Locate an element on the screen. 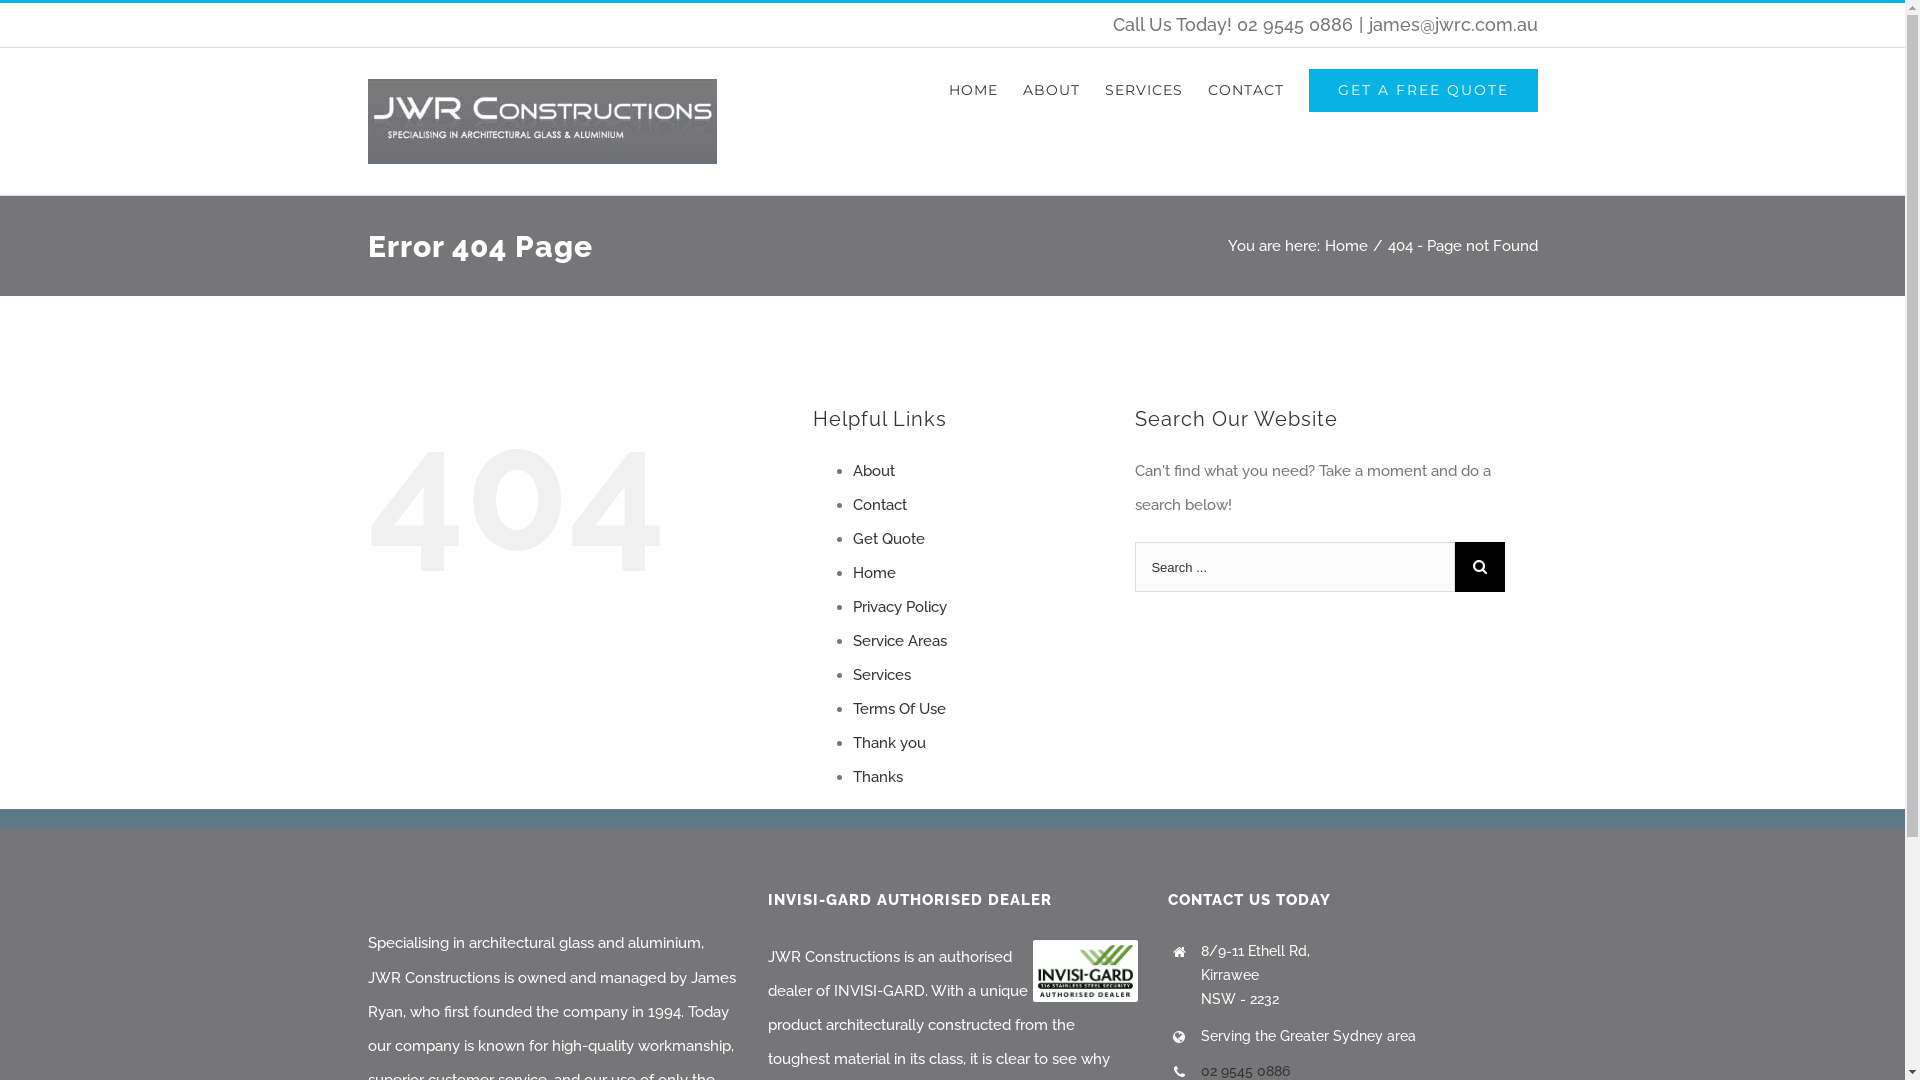  'ABOUT' is located at coordinates (1049, 88).